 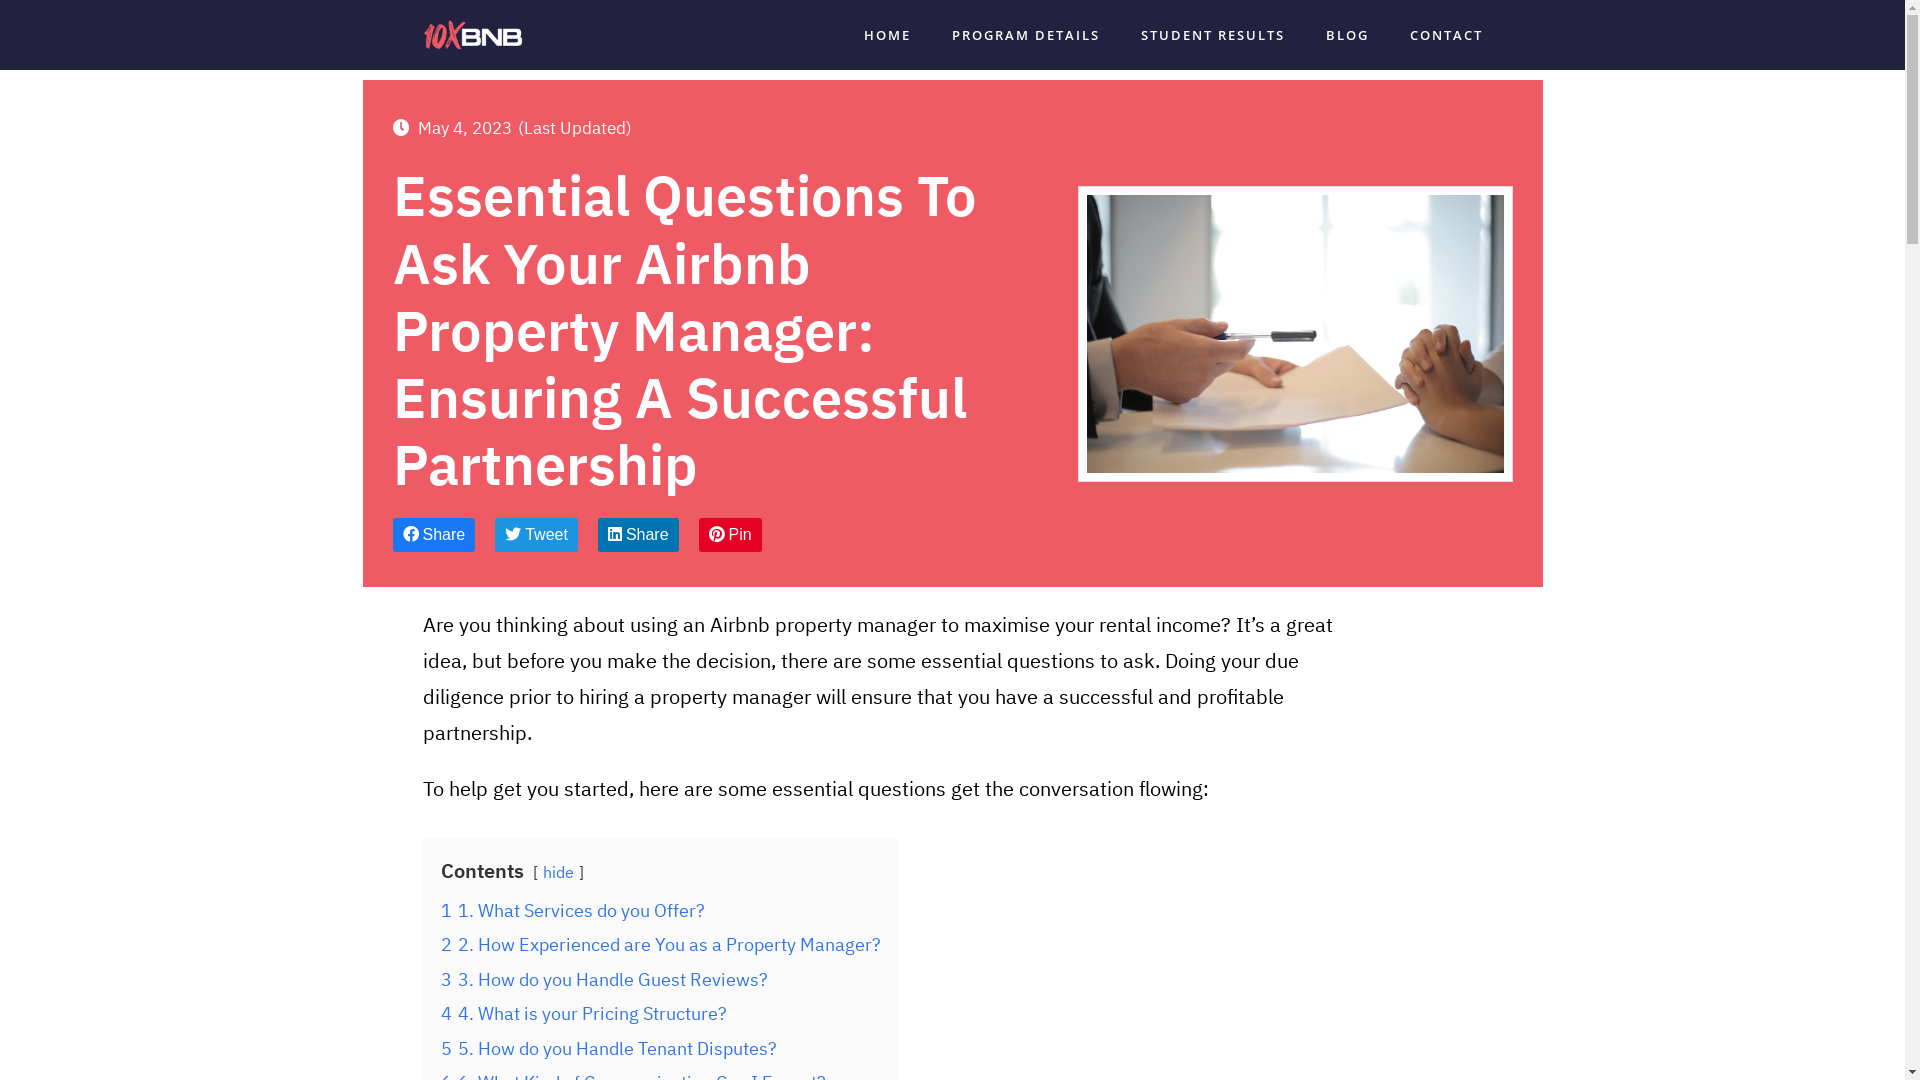 What do you see at coordinates (536, 534) in the screenshot?
I see `'Tweet'` at bounding box center [536, 534].